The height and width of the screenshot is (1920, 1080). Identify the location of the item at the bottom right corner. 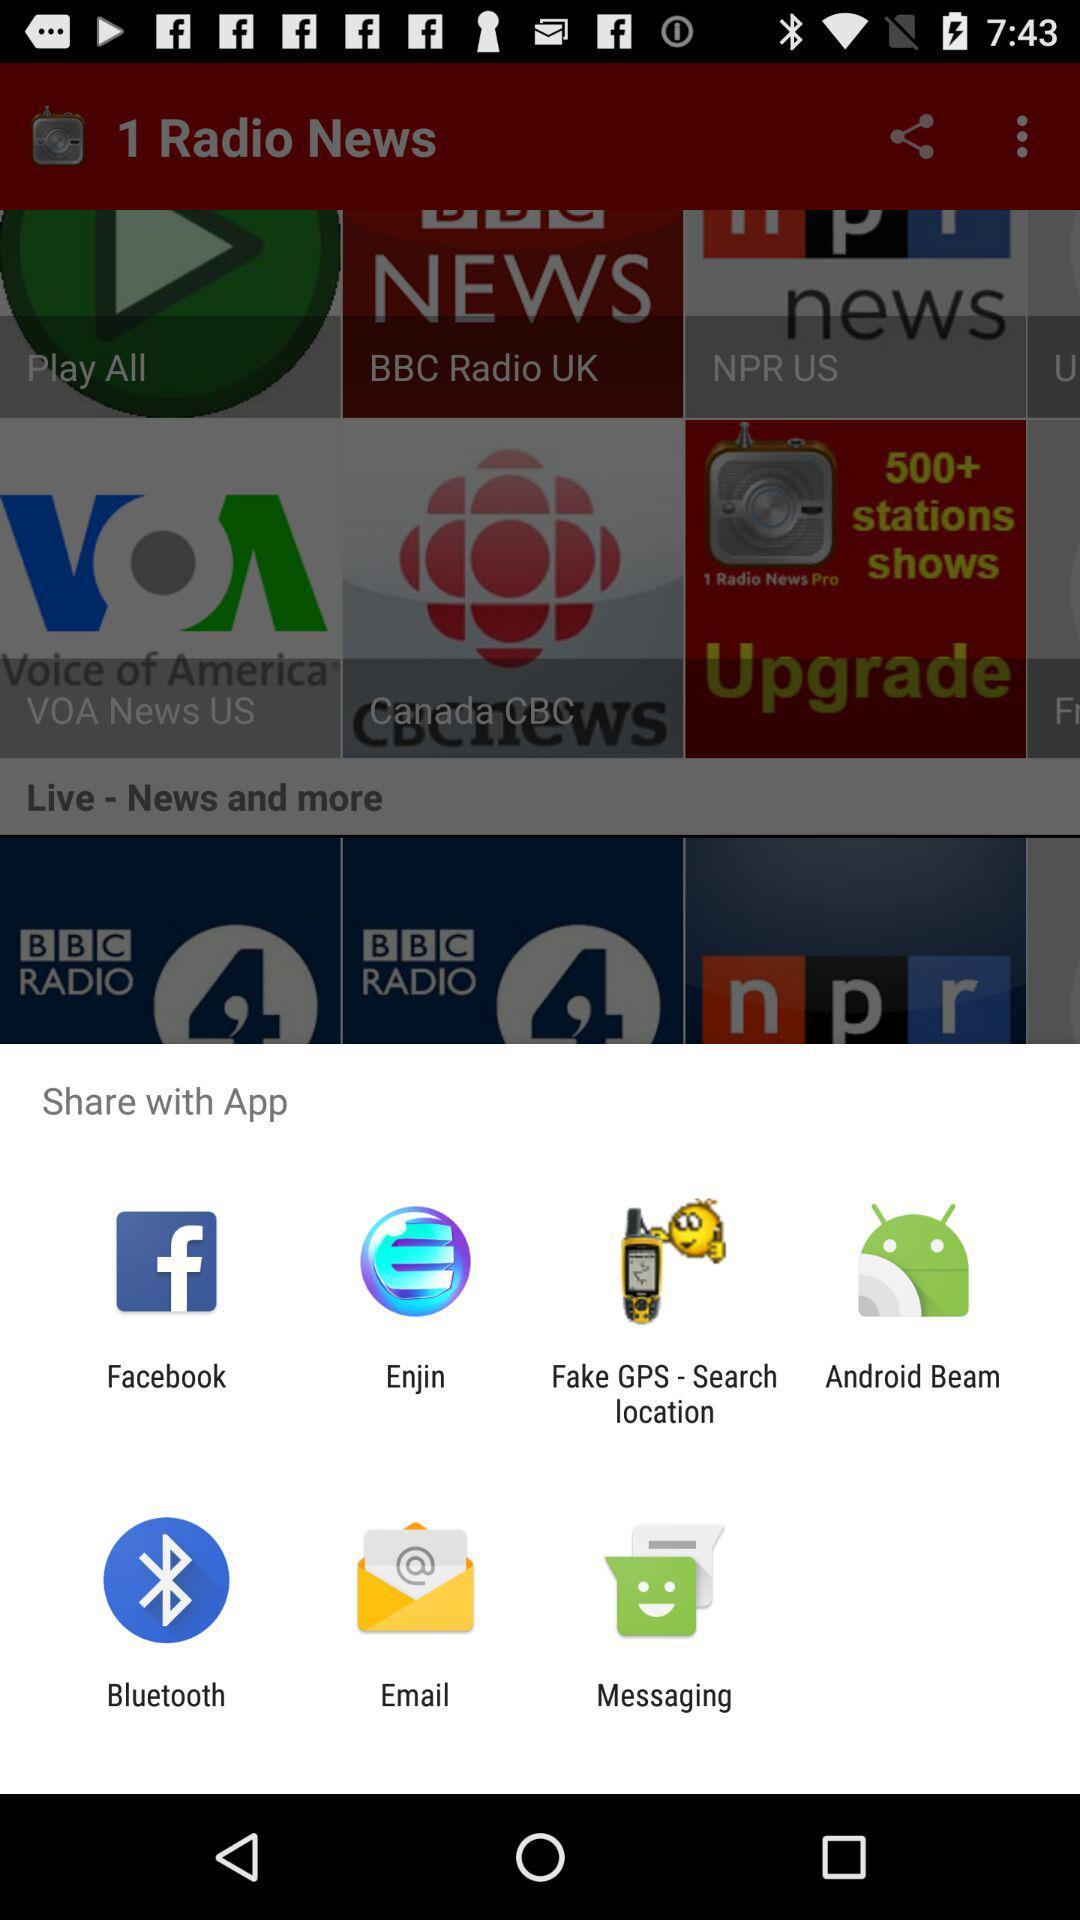
(913, 1392).